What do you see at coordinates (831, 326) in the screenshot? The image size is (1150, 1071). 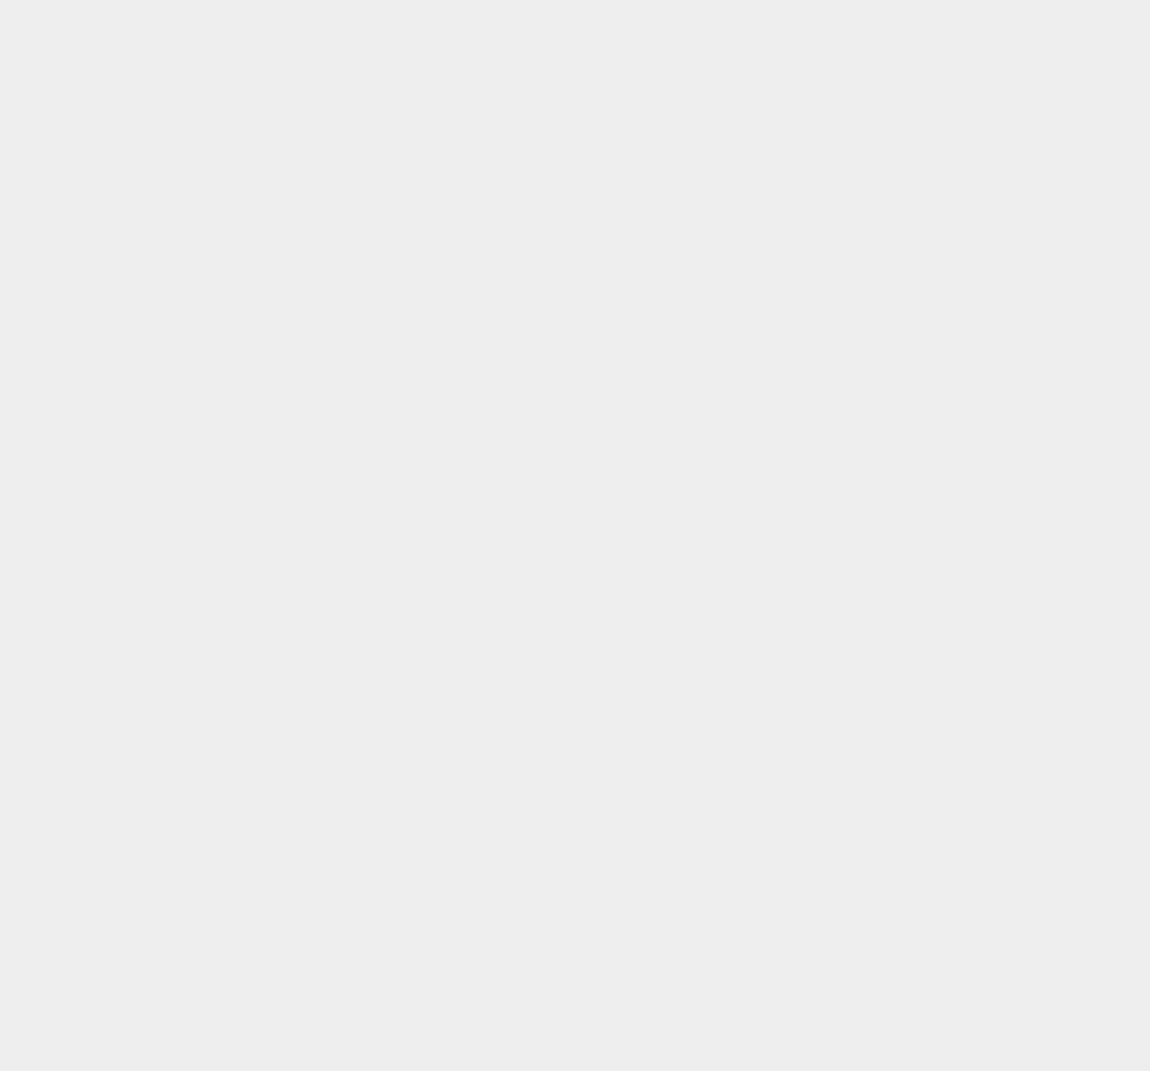 I see `'Opera'` at bounding box center [831, 326].